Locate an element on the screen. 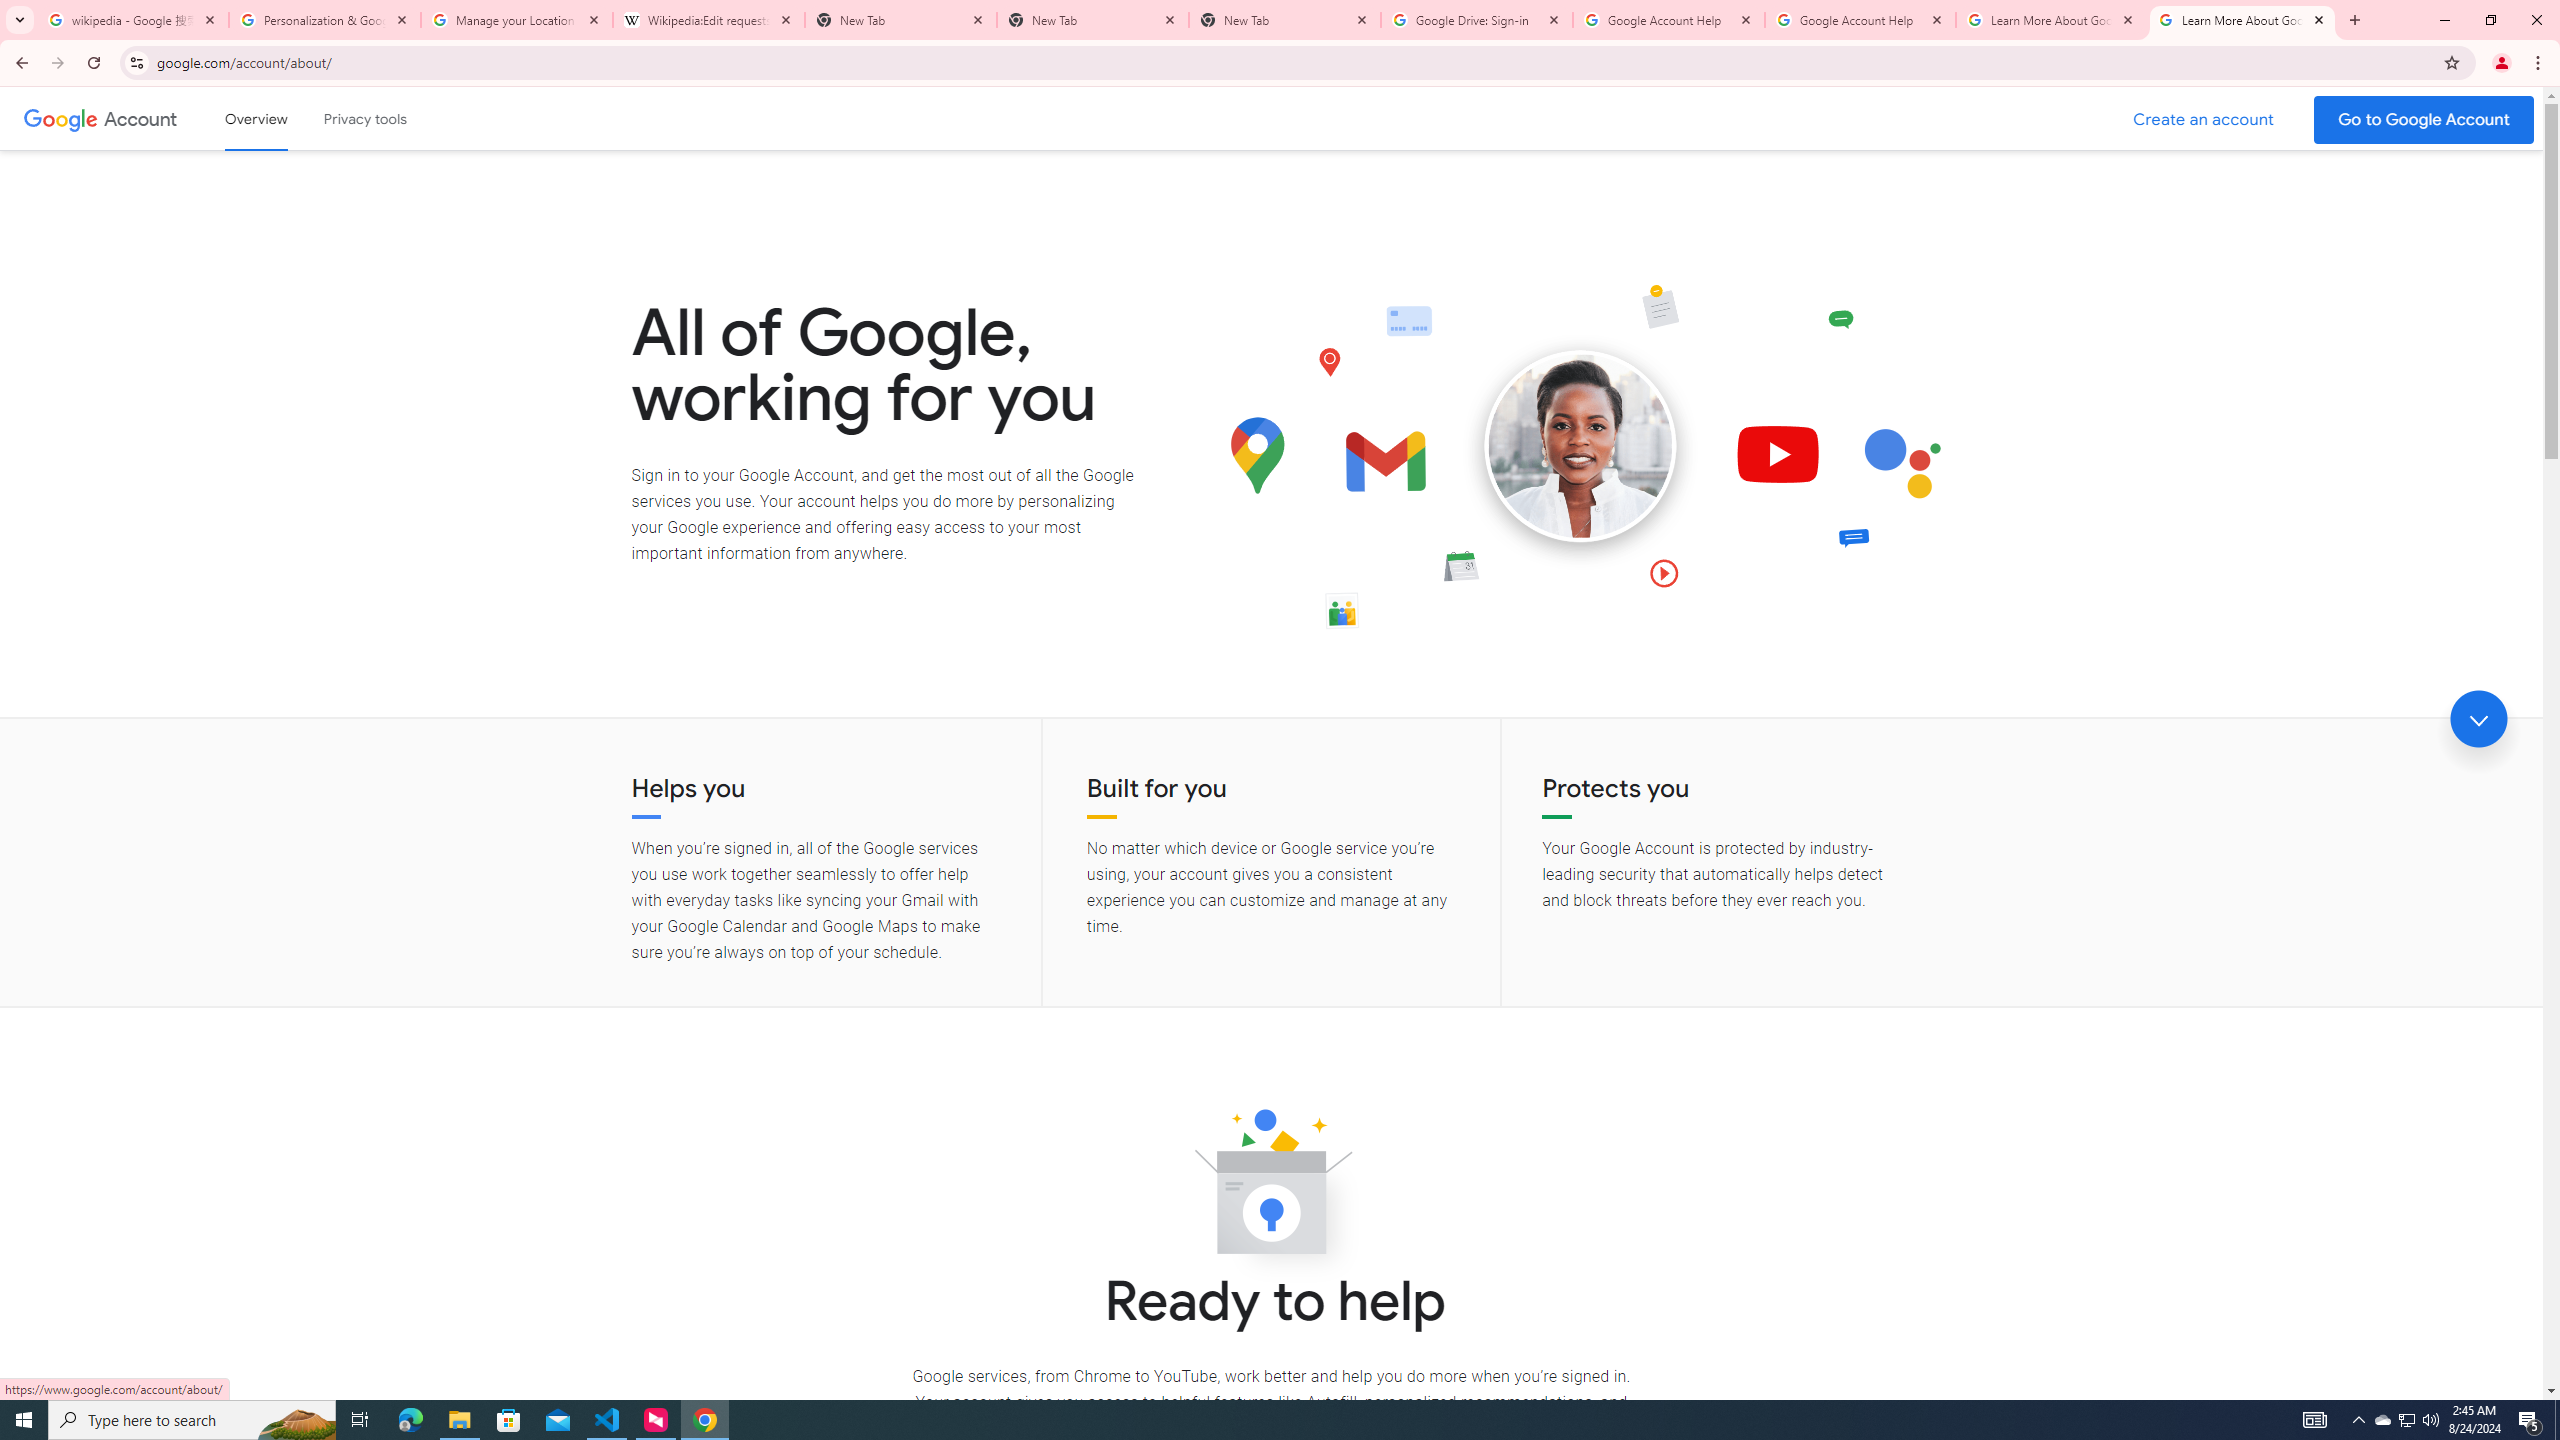 The width and height of the screenshot is (2560, 1440). 'Google Account overview' is located at coordinates (256, 118).